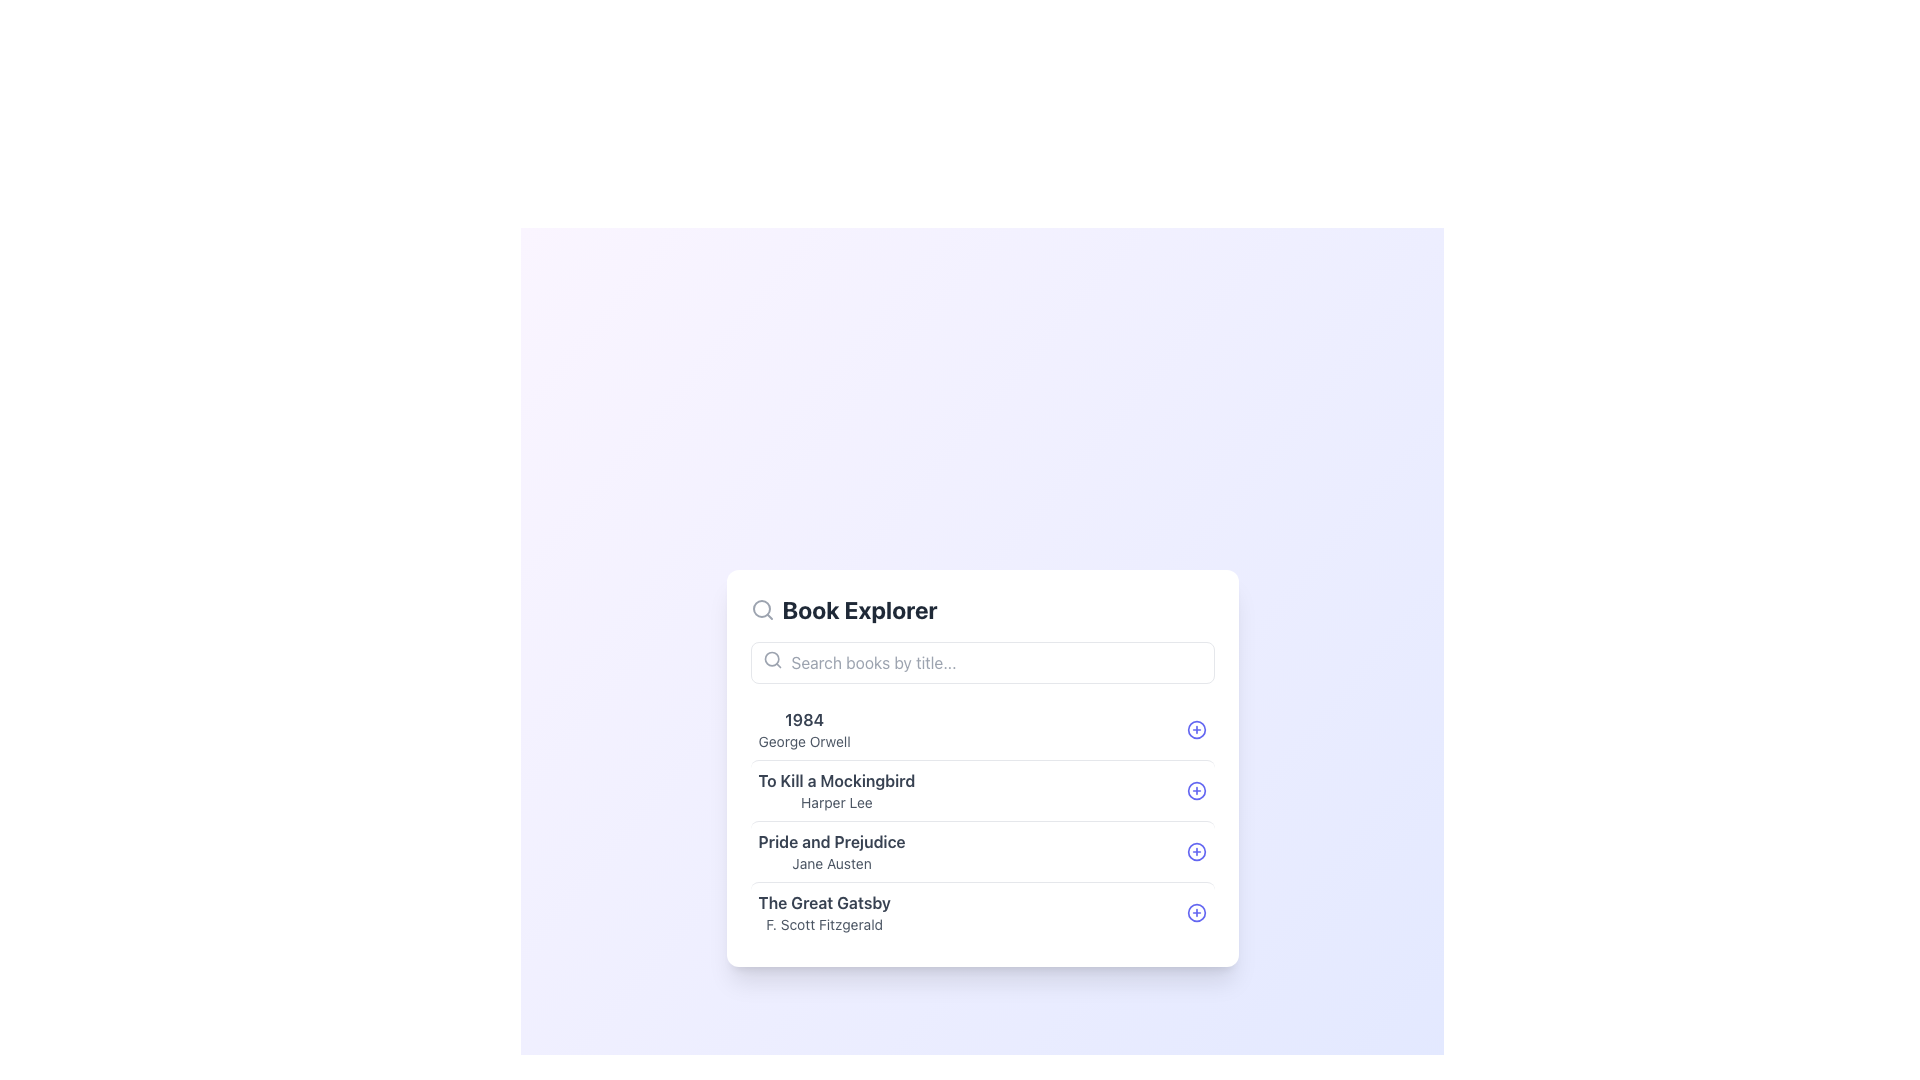 This screenshot has height=1080, width=1920. I want to click on to select the first book option '1984' by George Orwell in the 'Book Explorer' section, which is positioned below the search bar, so click(982, 729).